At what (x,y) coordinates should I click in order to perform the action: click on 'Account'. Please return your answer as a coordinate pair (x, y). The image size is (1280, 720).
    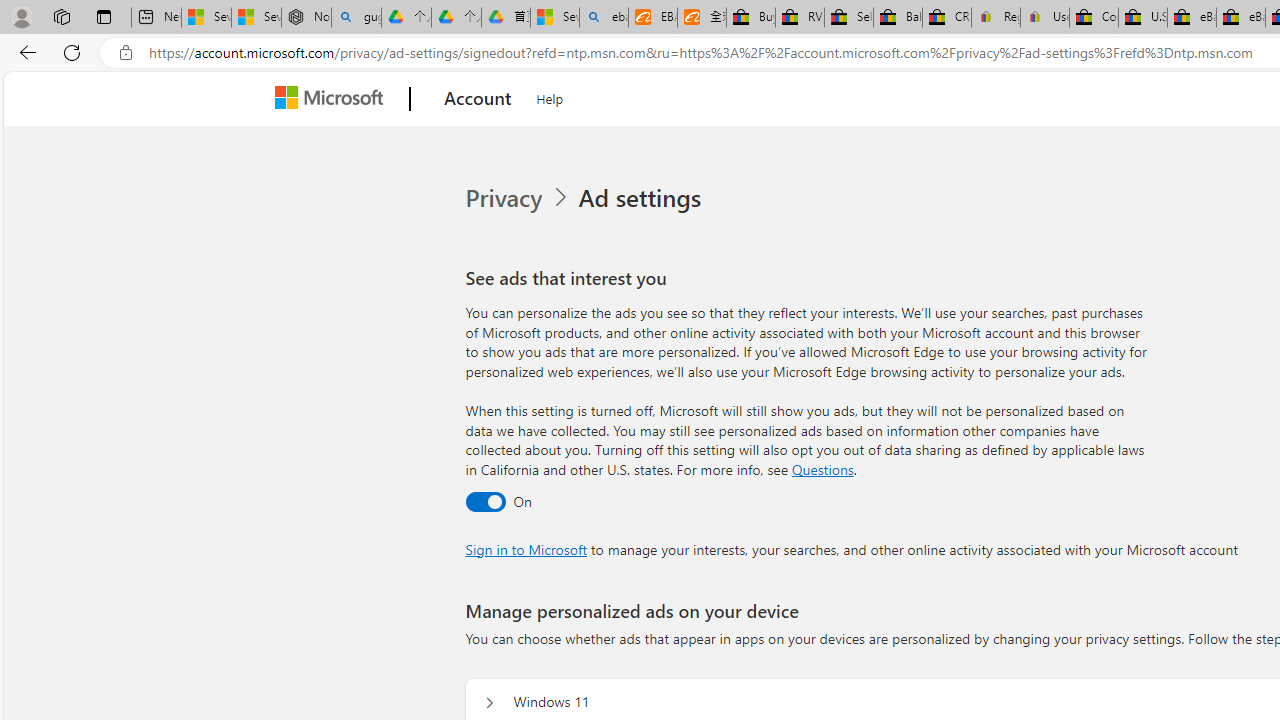
    Looking at the image, I should click on (477, 99).